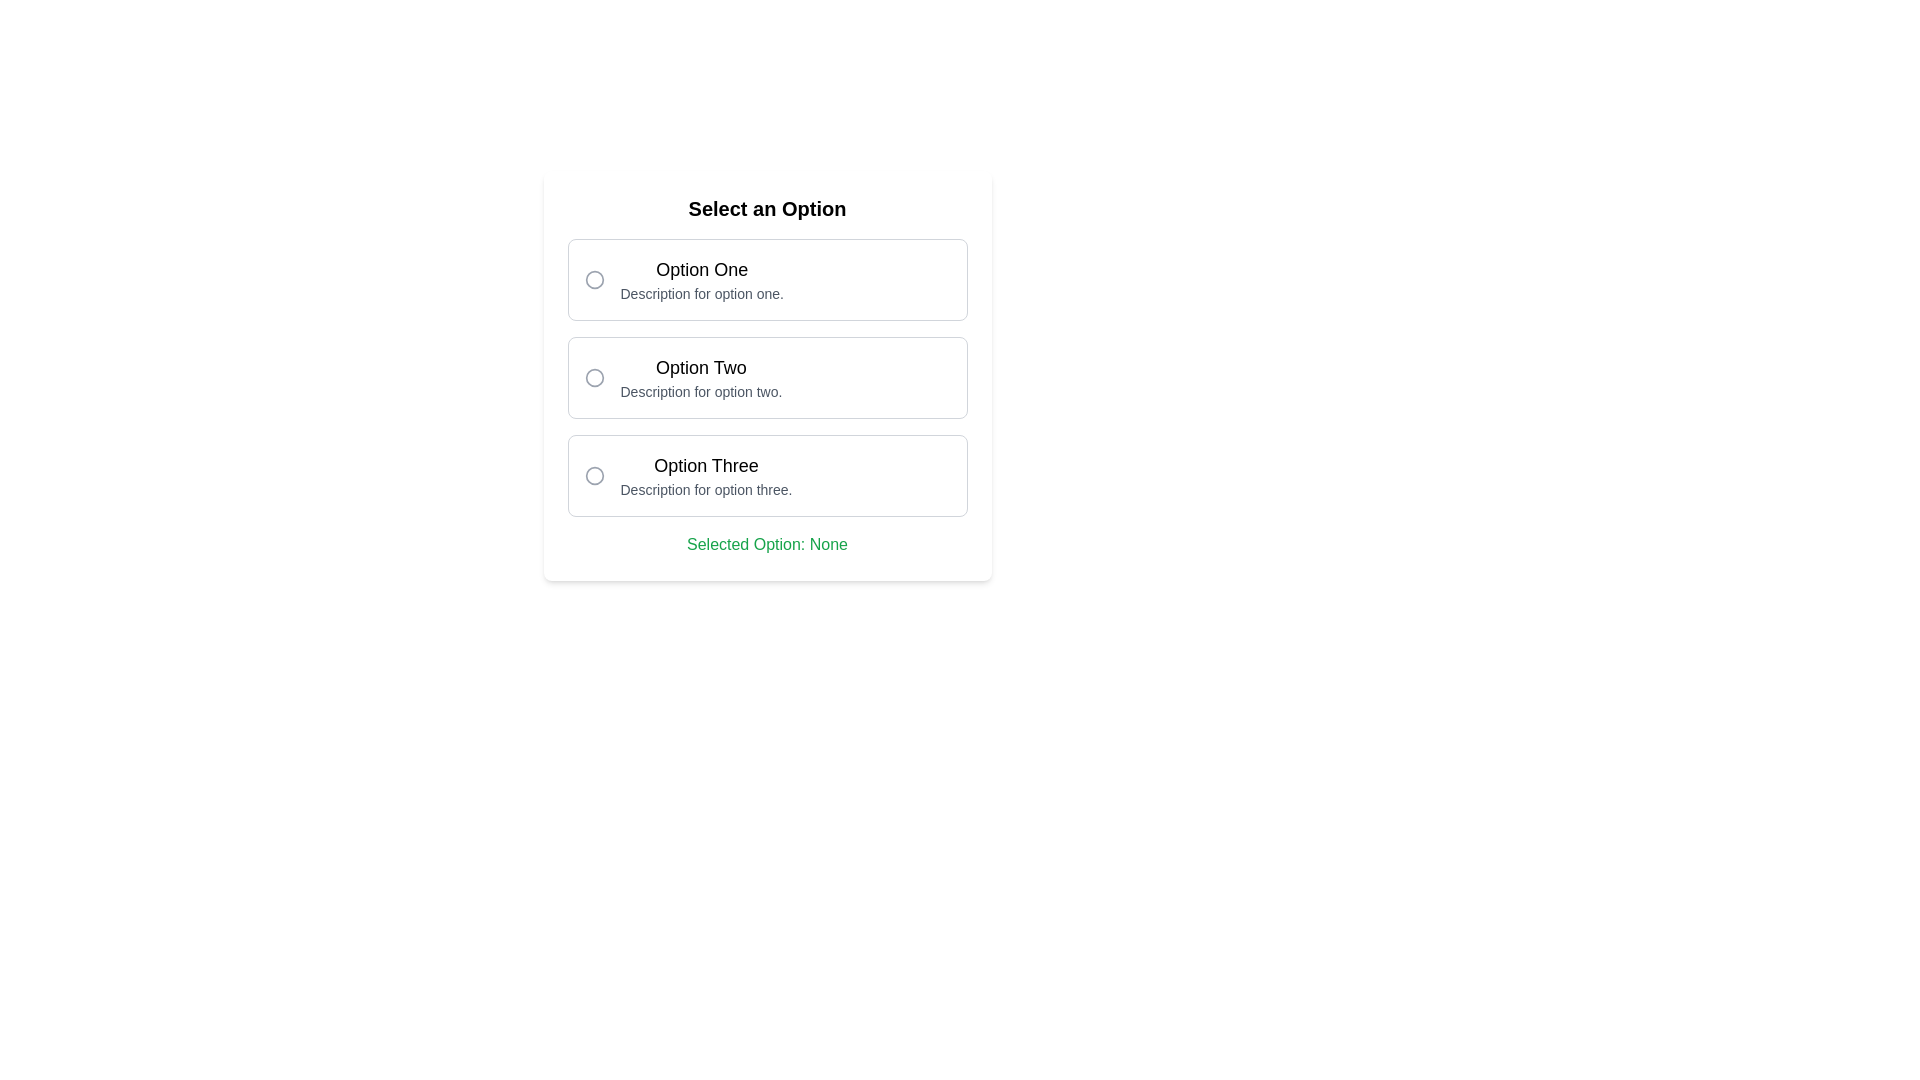 The width and height of the screenshot is (1920, 1080). I want to click on text label that provides additional information about the third option in the selection list, located under the 'Option Three' heading, so click(706, 489).